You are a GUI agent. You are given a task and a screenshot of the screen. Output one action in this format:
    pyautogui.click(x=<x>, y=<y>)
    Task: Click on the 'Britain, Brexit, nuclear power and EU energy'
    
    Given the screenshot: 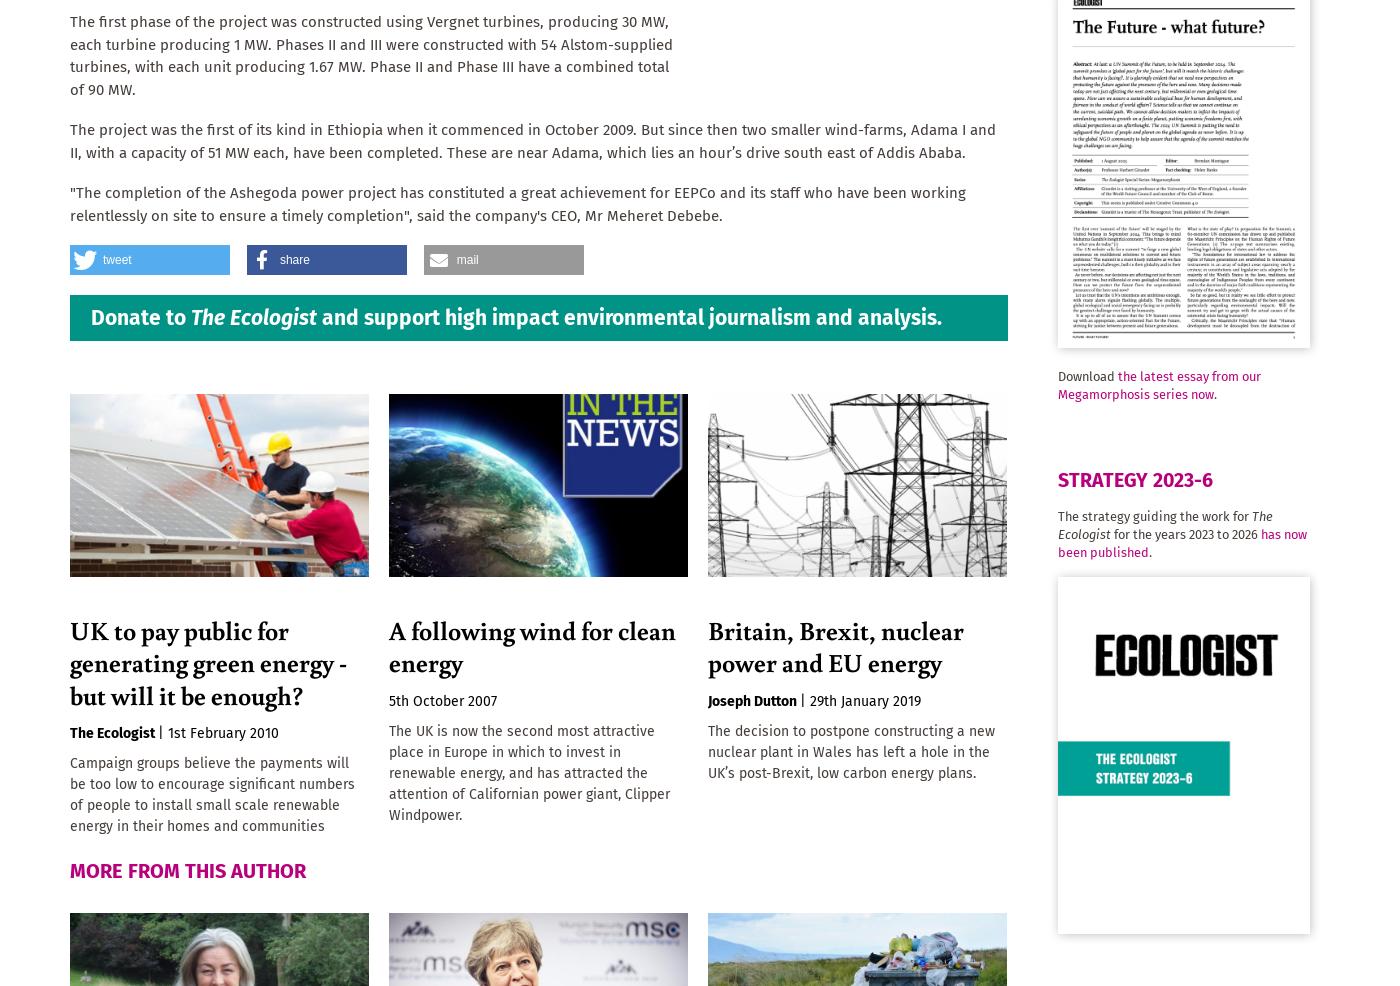 What is the action you would take?
    pyautogui.click(x=835, y=646)
    